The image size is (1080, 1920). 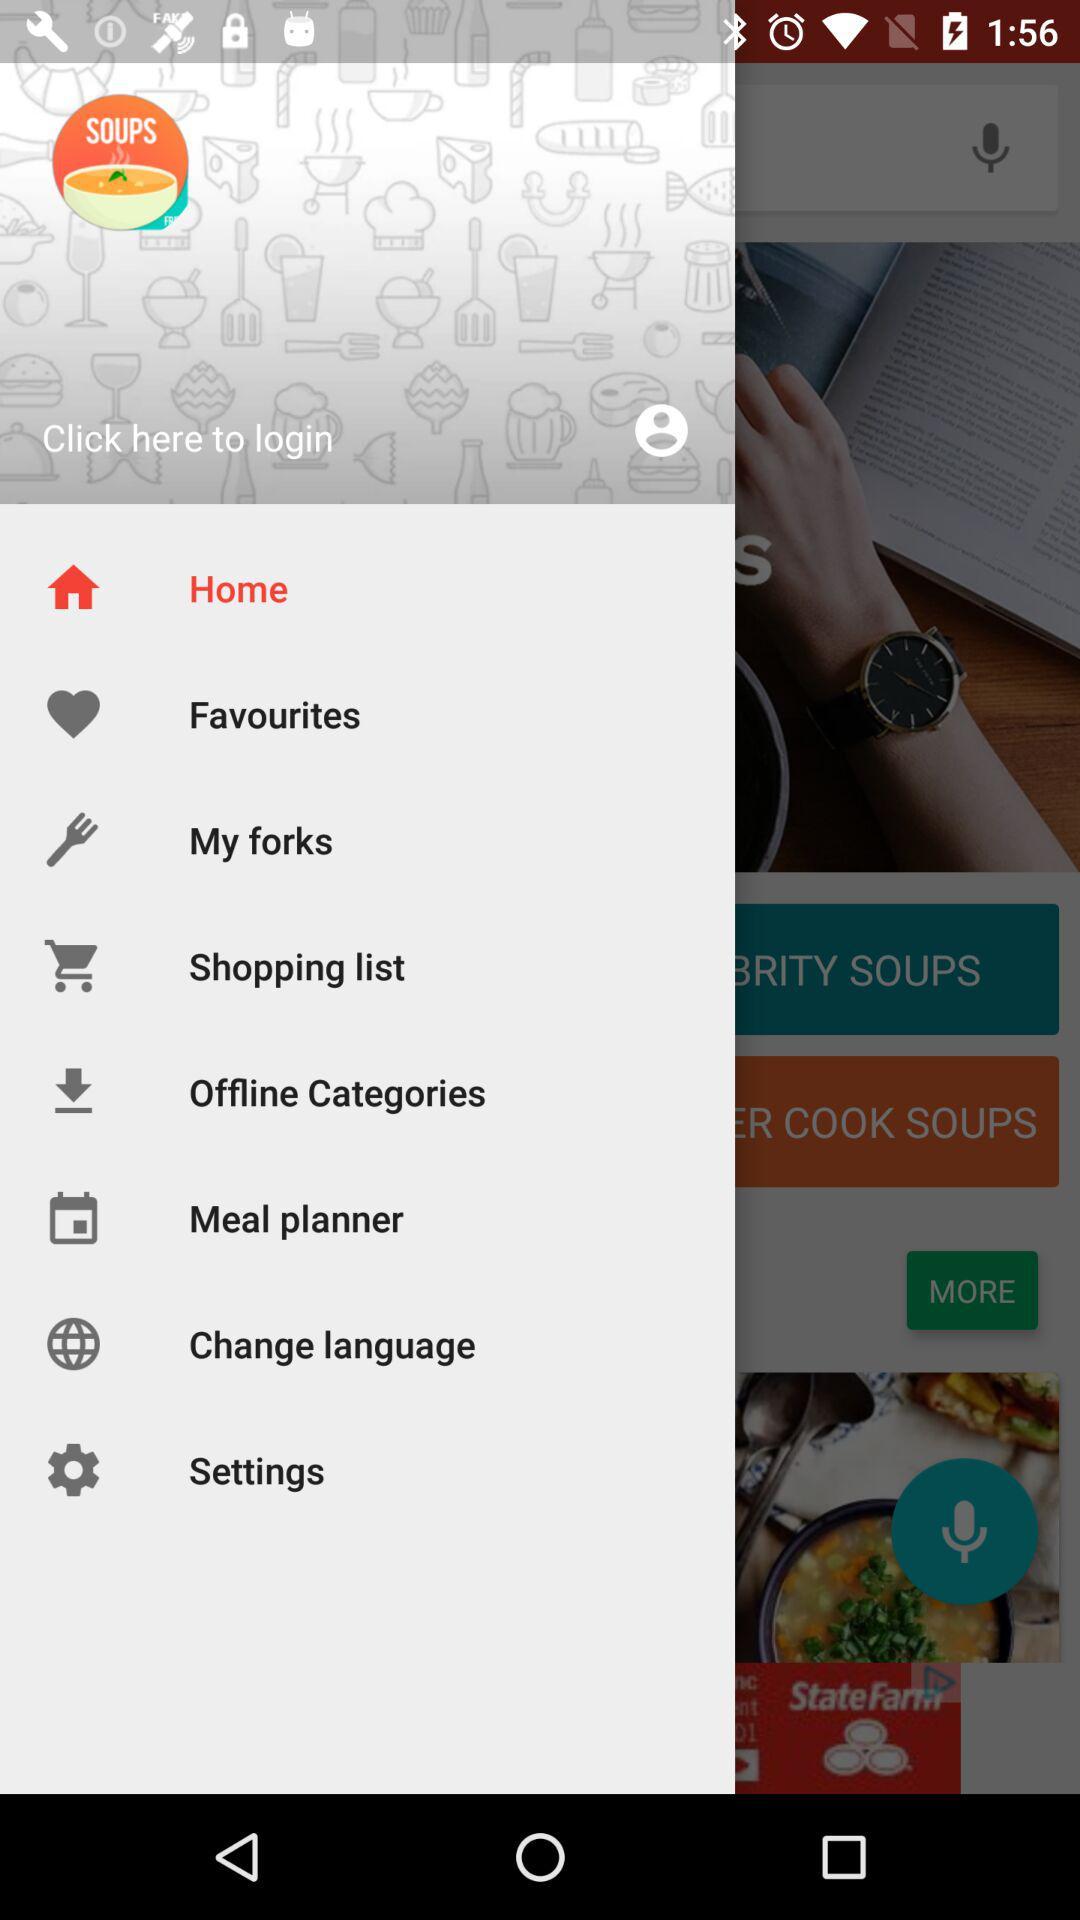 I want to click on the microphone icon, so click(x=990, y=146).